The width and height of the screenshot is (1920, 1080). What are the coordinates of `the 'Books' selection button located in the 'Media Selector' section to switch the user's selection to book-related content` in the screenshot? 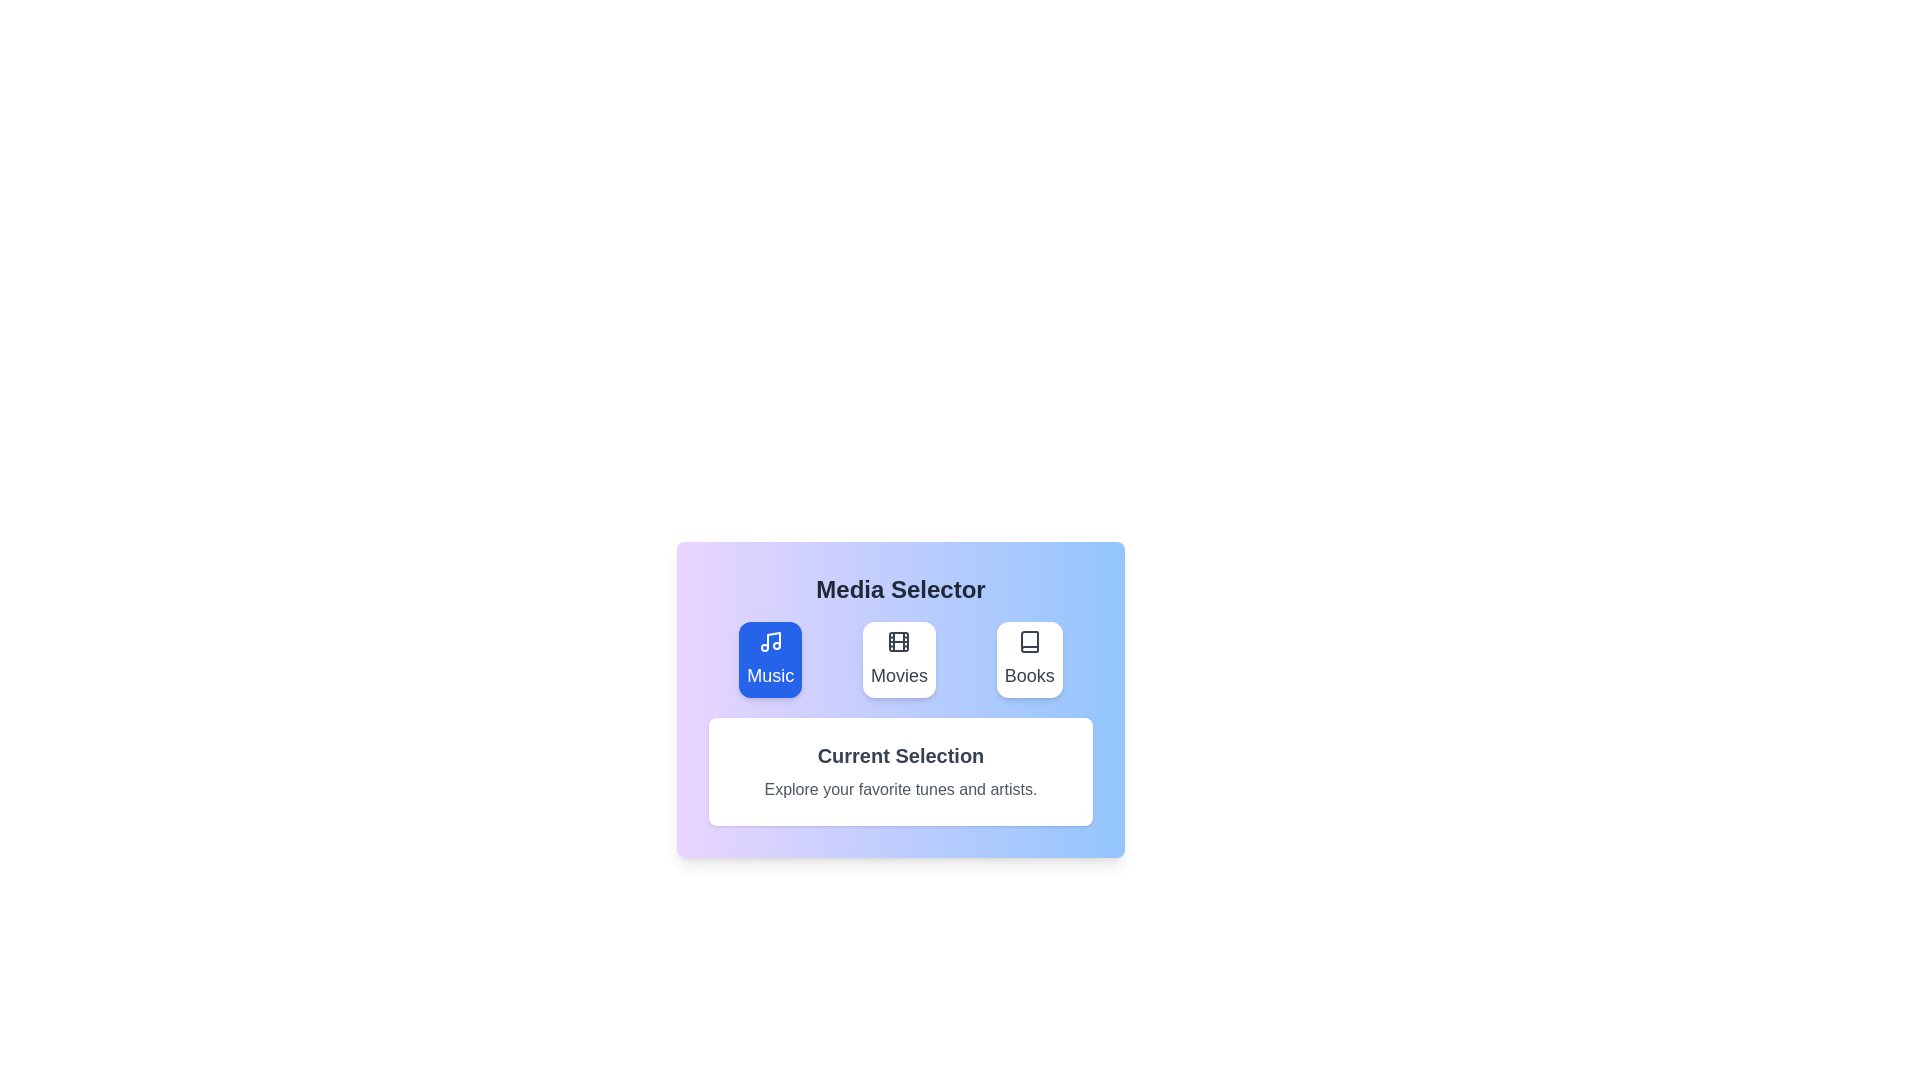 It's located at (1029, 659).